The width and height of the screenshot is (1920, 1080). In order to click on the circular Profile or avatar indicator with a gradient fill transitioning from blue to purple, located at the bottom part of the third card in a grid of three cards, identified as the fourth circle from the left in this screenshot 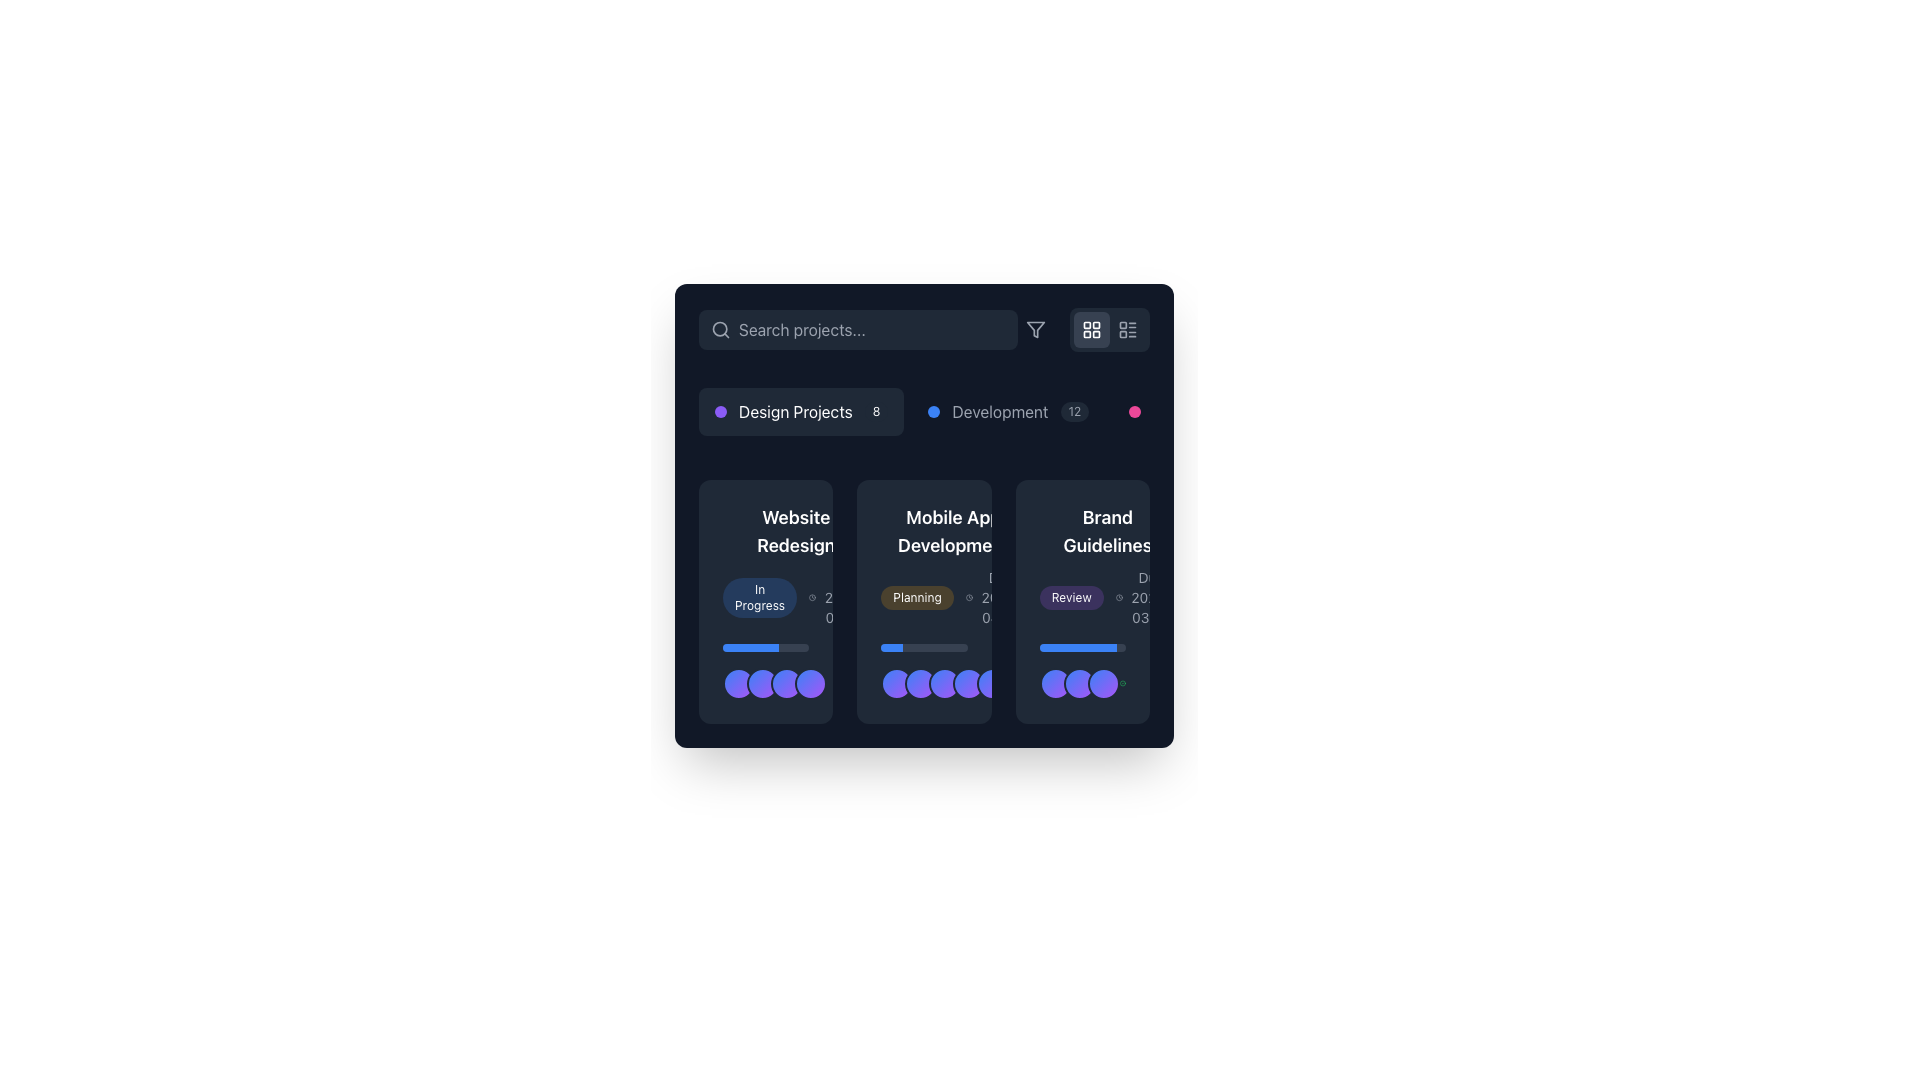, I will do `click(811, 682)`.